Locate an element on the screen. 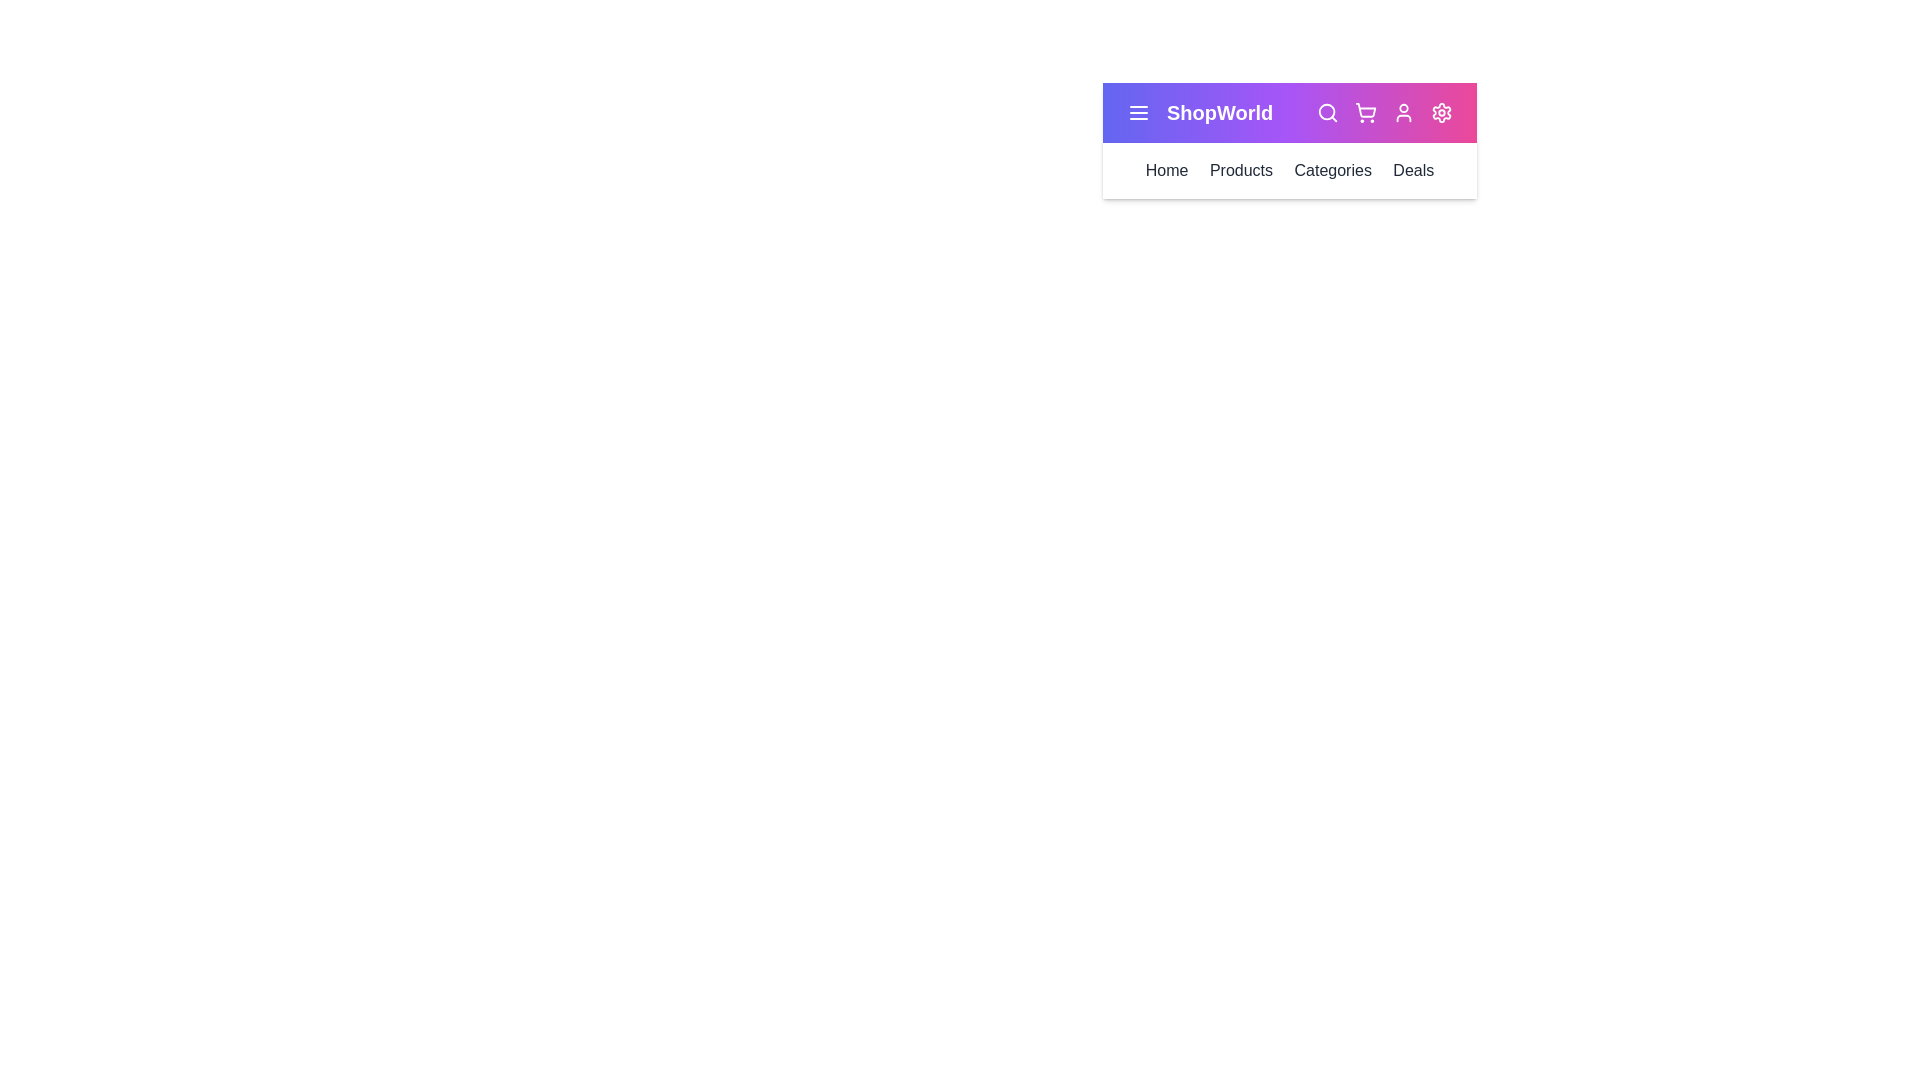  the navigation menu item Products to navigate to the respective section is located at coordinates (1240, 169).